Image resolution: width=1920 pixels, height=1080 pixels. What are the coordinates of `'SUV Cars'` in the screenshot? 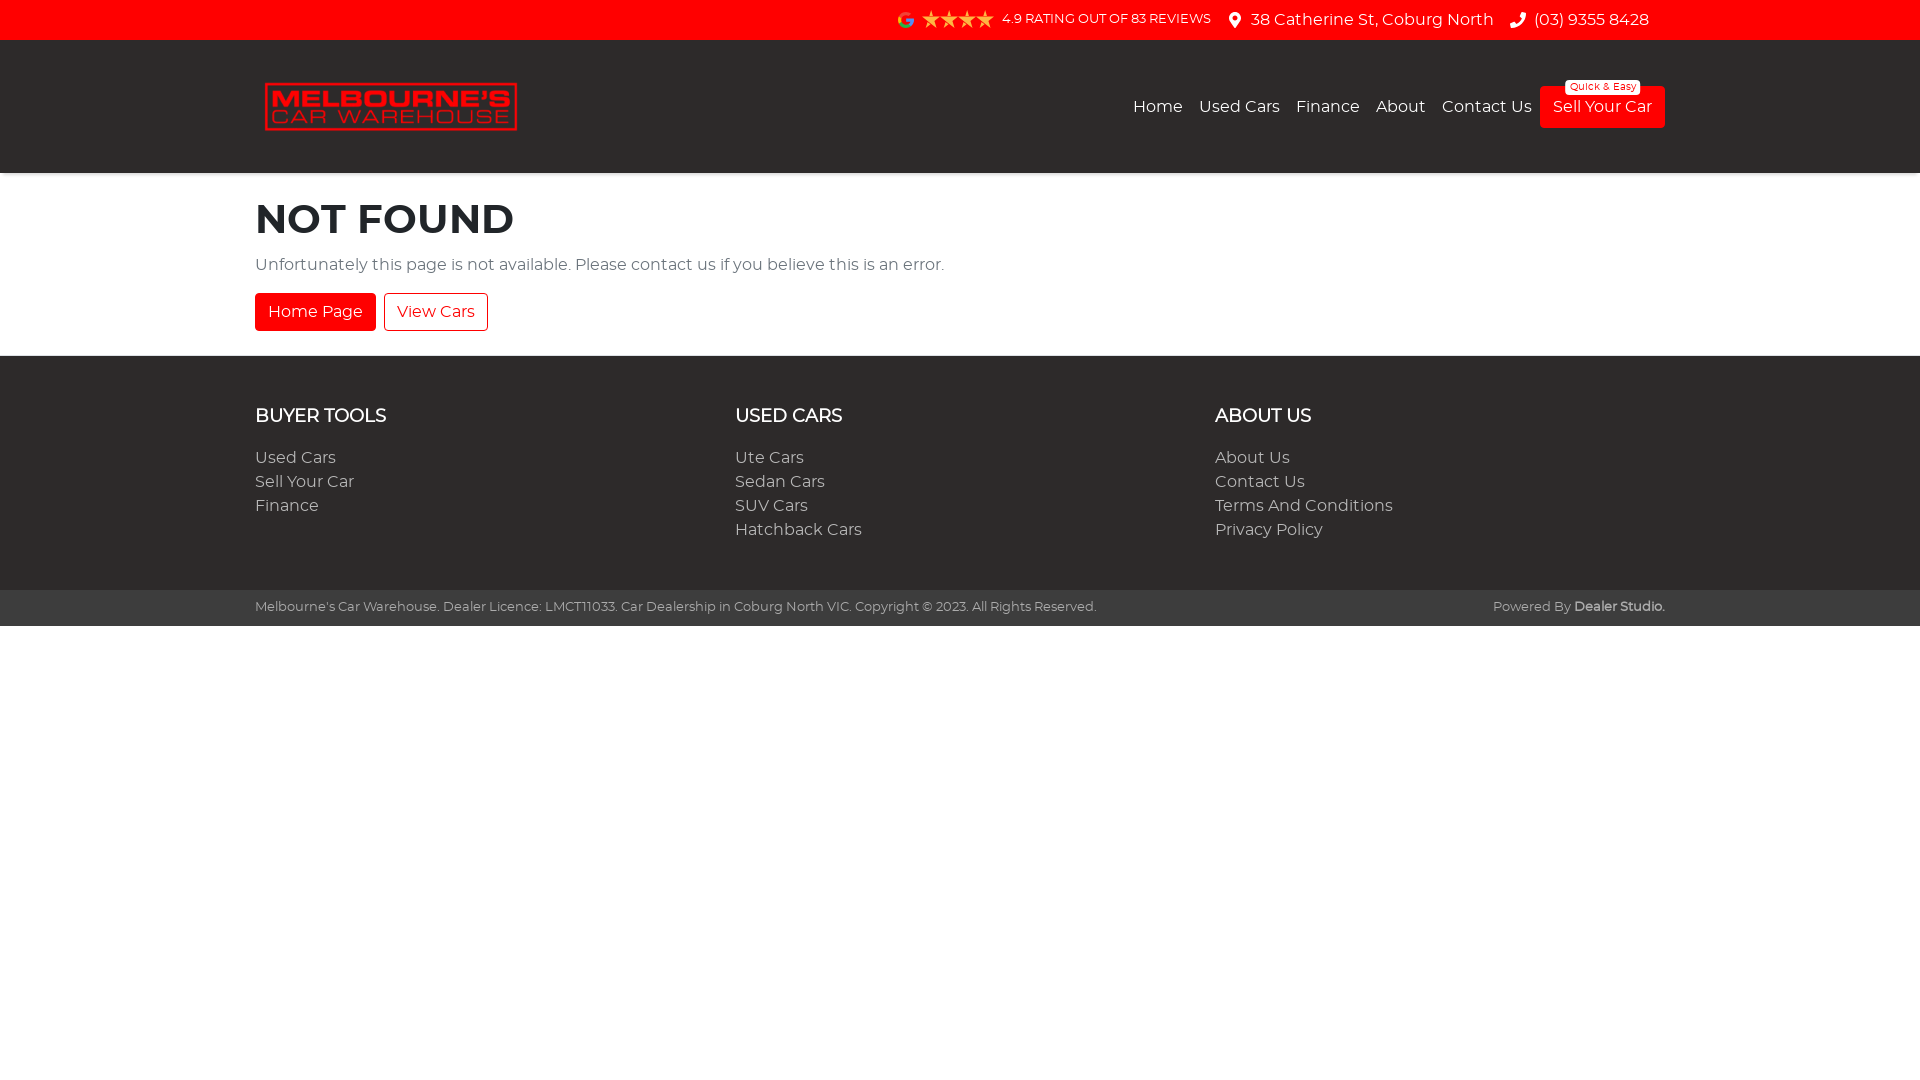 It's located at (770, 504).